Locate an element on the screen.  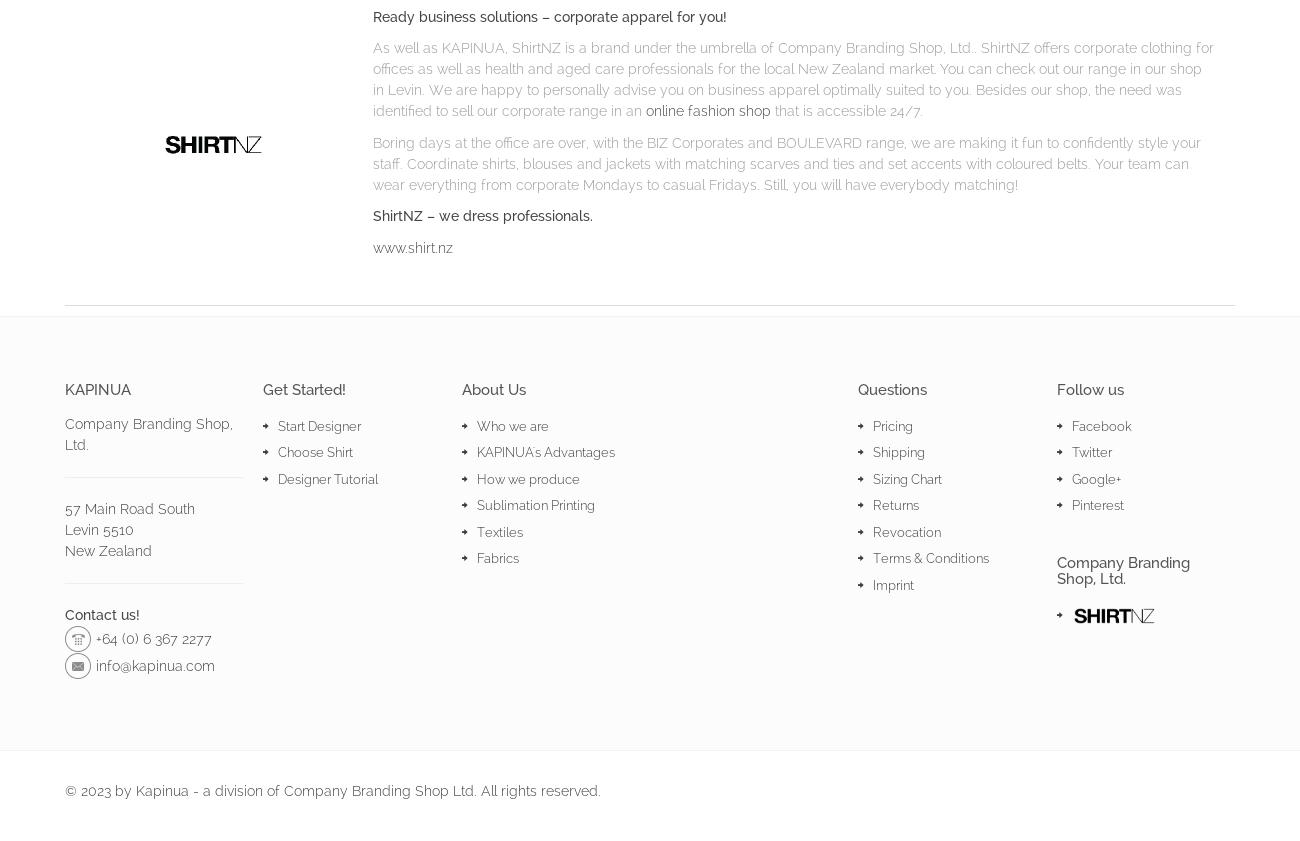
'Boring days at the office are over, with the BIZ Corporates and BOULEVARD range, we are making it fun to confidently style your staff. Coordinate shirts, blouses and jackets with matching scarves and ties and set accents with coloured belts. Your team can wear everything from corporate Mondays to casual Fridays. Still, you will have everybody matching!' is located at coordinates (784, 161).